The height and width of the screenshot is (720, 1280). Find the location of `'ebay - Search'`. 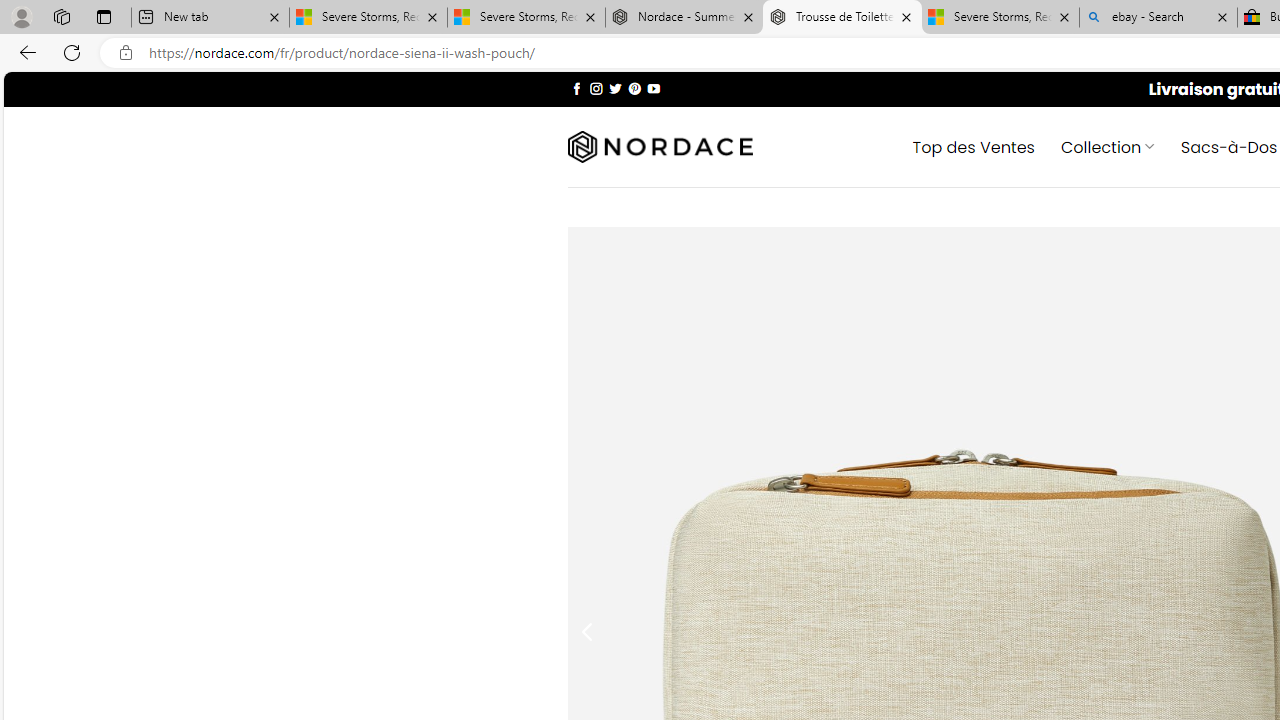

'ebay - Search' is located at coordinates (1158, 17).